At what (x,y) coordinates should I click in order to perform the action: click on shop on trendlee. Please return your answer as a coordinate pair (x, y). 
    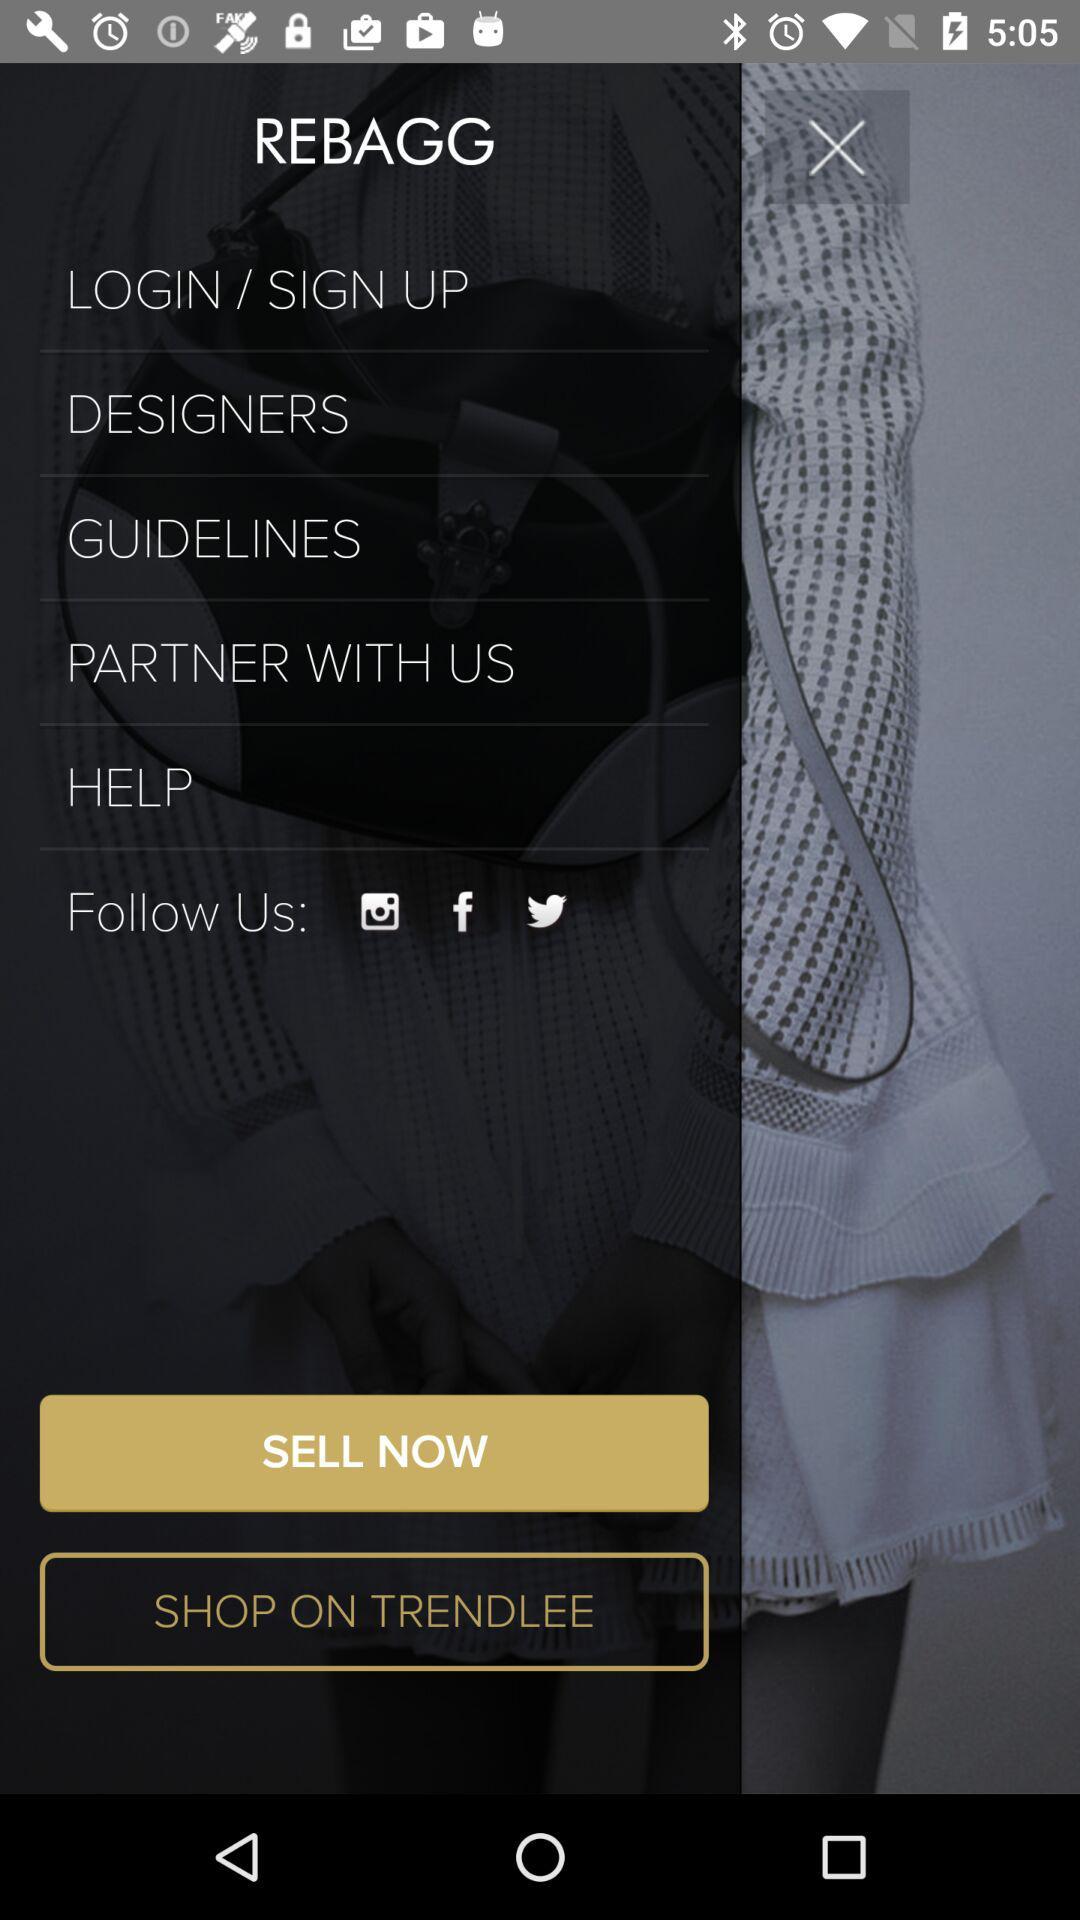
    Looking at the image, I should click on (374, 1611).